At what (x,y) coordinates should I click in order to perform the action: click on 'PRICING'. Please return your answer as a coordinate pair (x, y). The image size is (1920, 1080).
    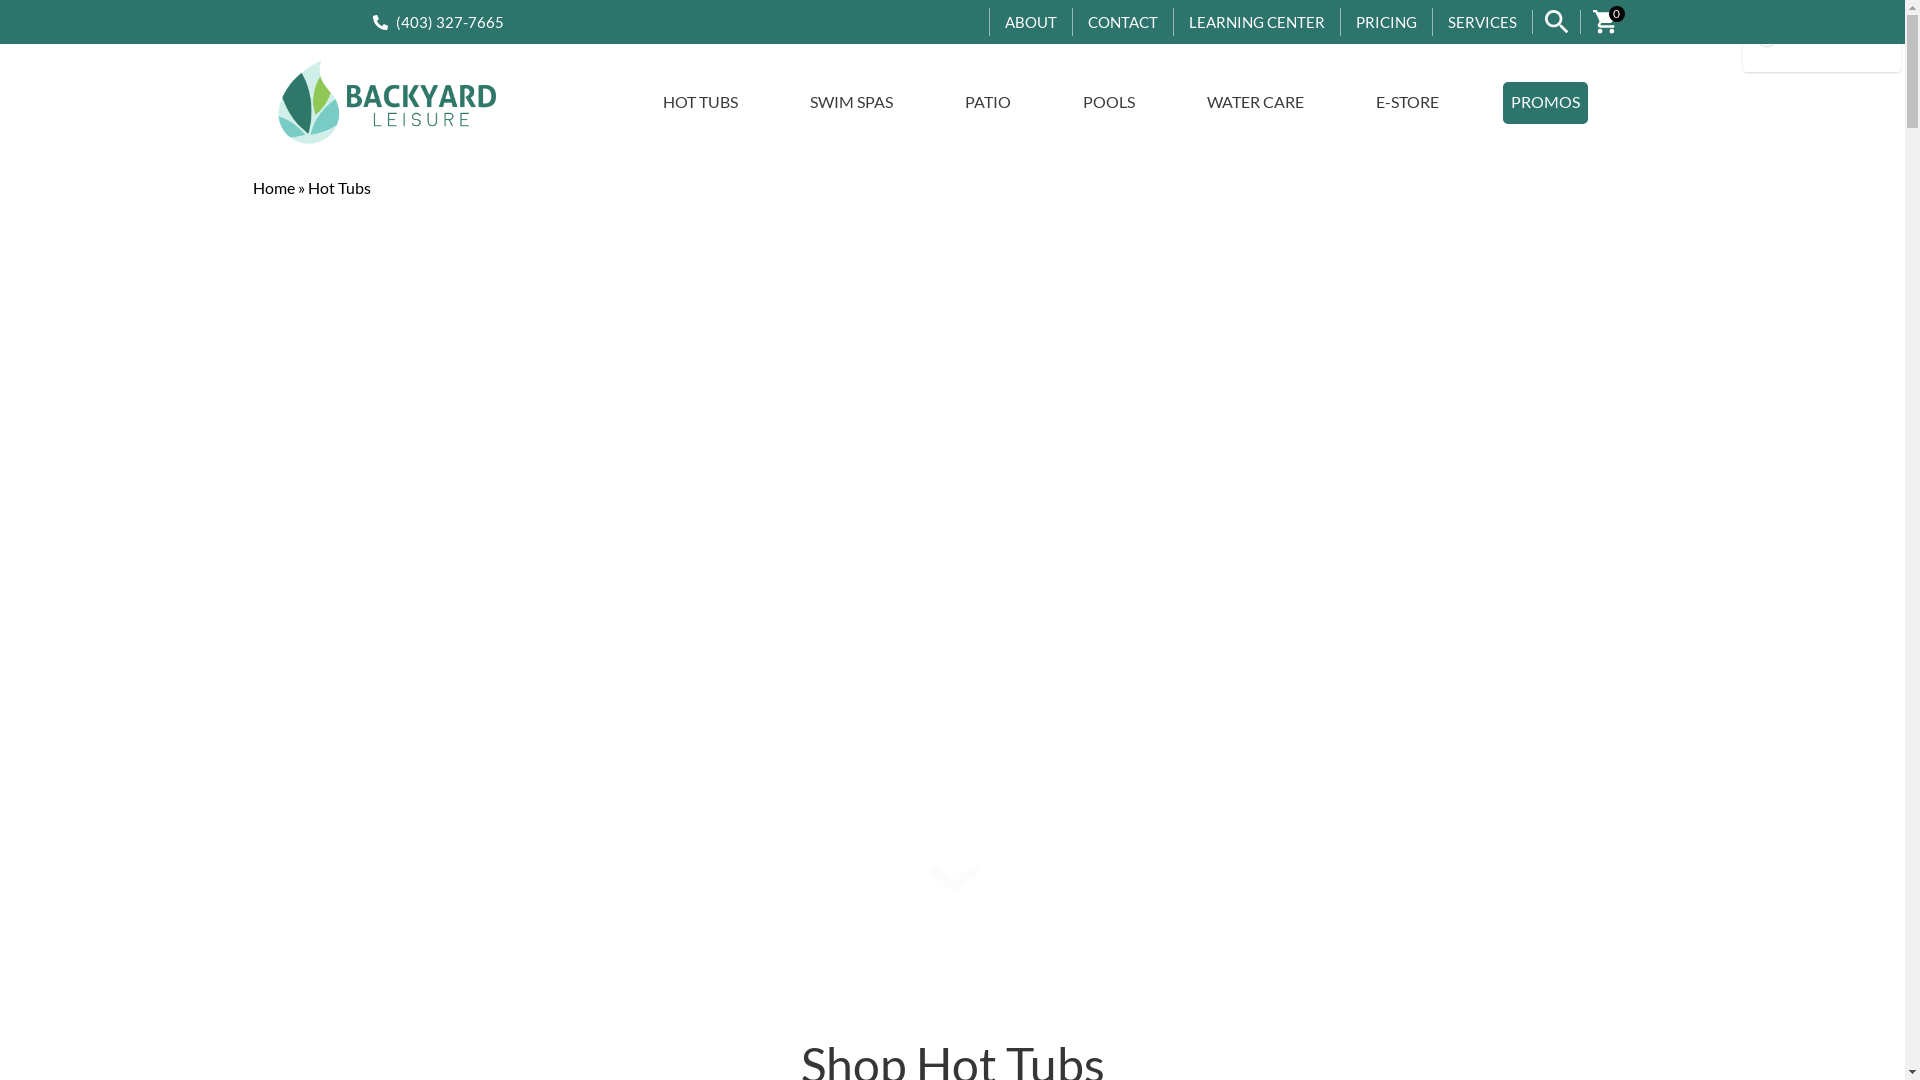
    Looking at the image, I should click on (1385, 22).